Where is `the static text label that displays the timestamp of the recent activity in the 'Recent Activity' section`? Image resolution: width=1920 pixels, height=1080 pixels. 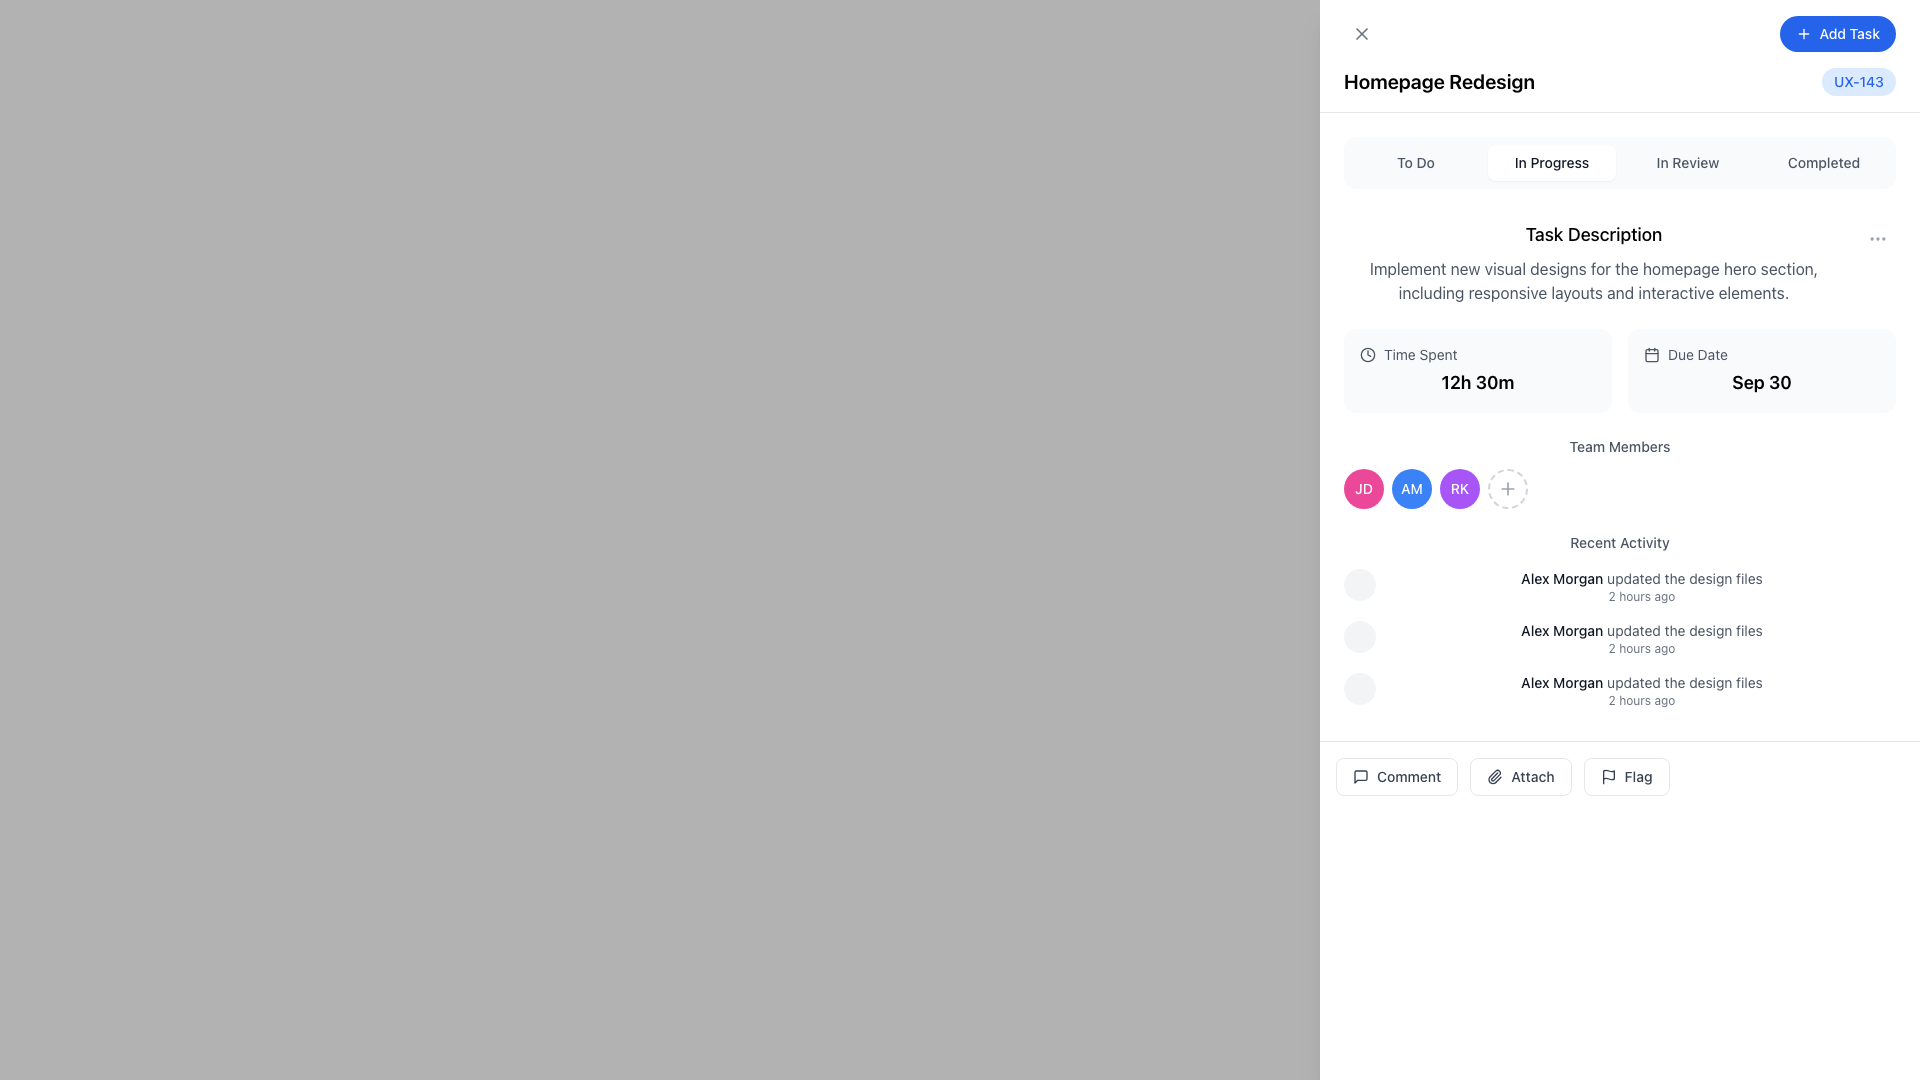
the static text label that displays the timestamp of the recent activity in the 'Recent Activity' section is located at coordinates (1641, 700).